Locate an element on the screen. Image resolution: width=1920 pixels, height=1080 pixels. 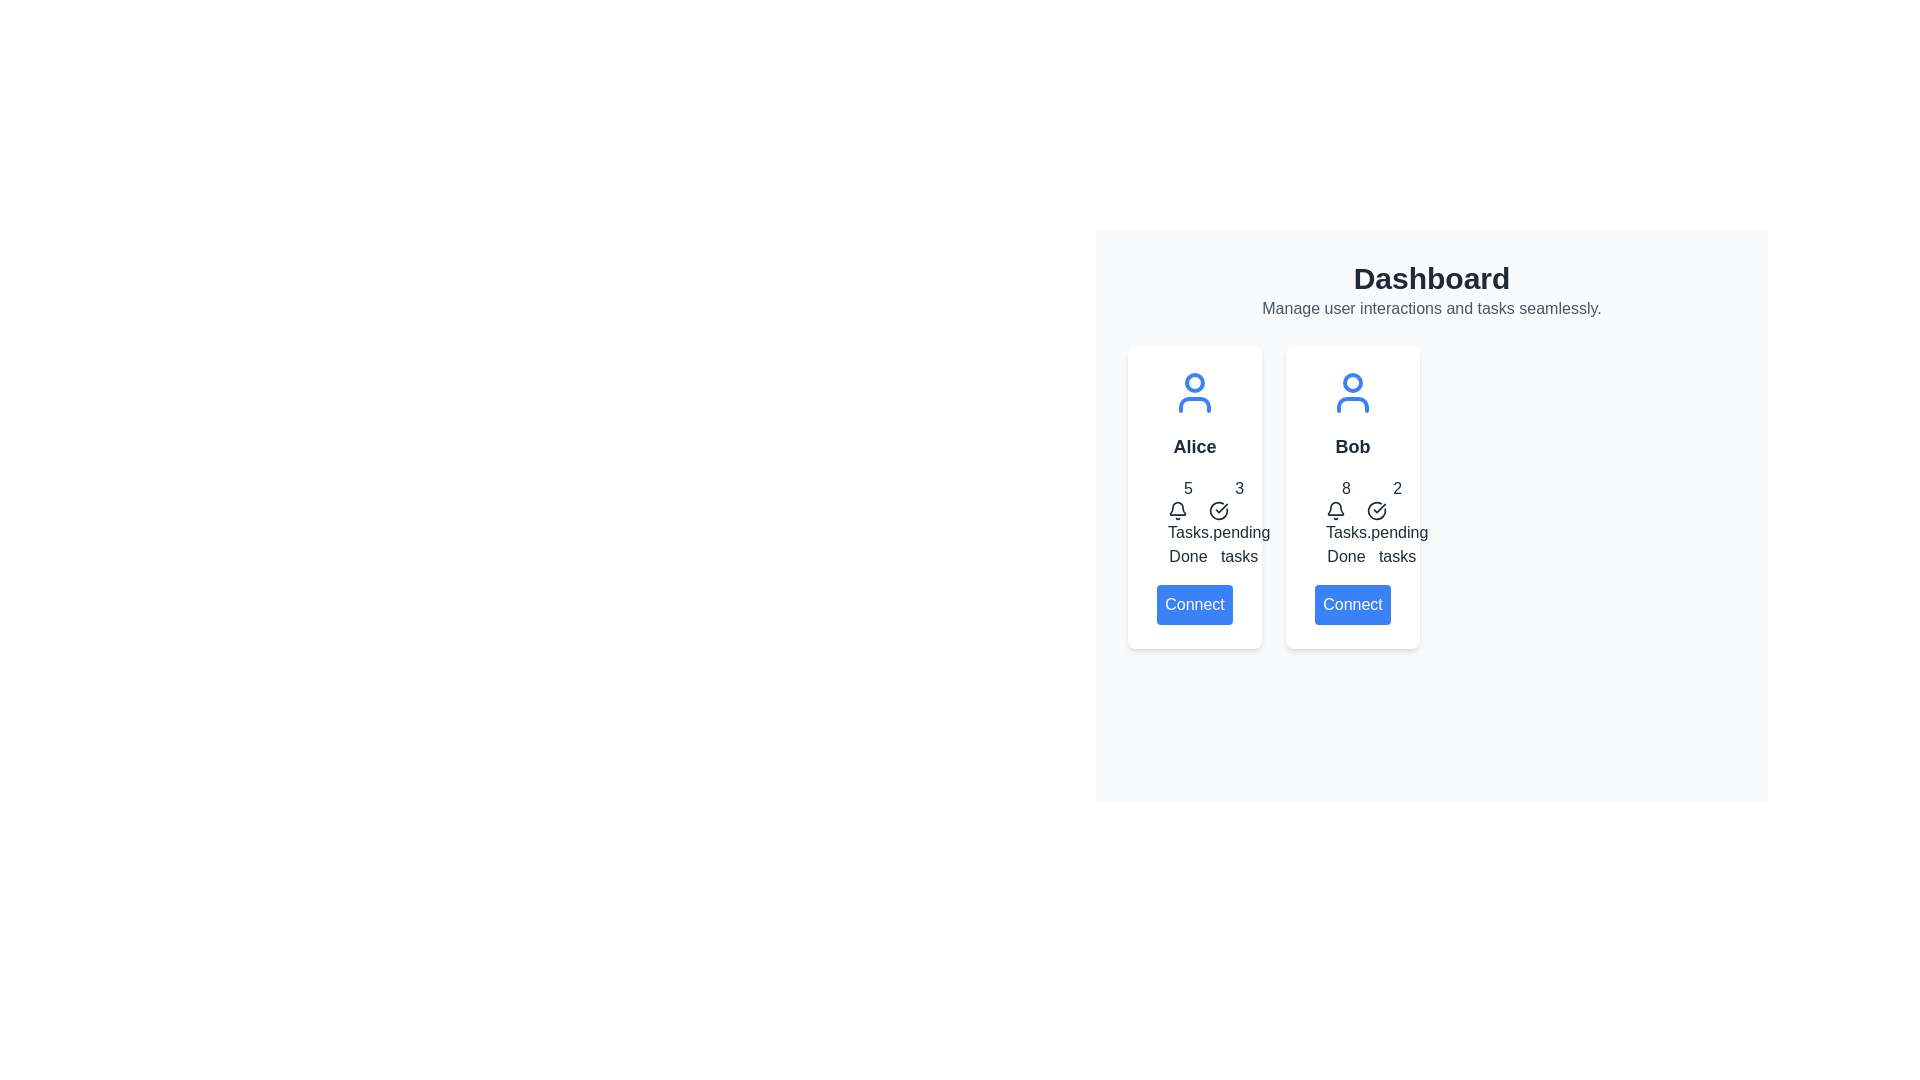
the lower component of the blue user icon representing user-related content, located at the top of the card labeled 'Alice' is located at coordinates (1195, 405).